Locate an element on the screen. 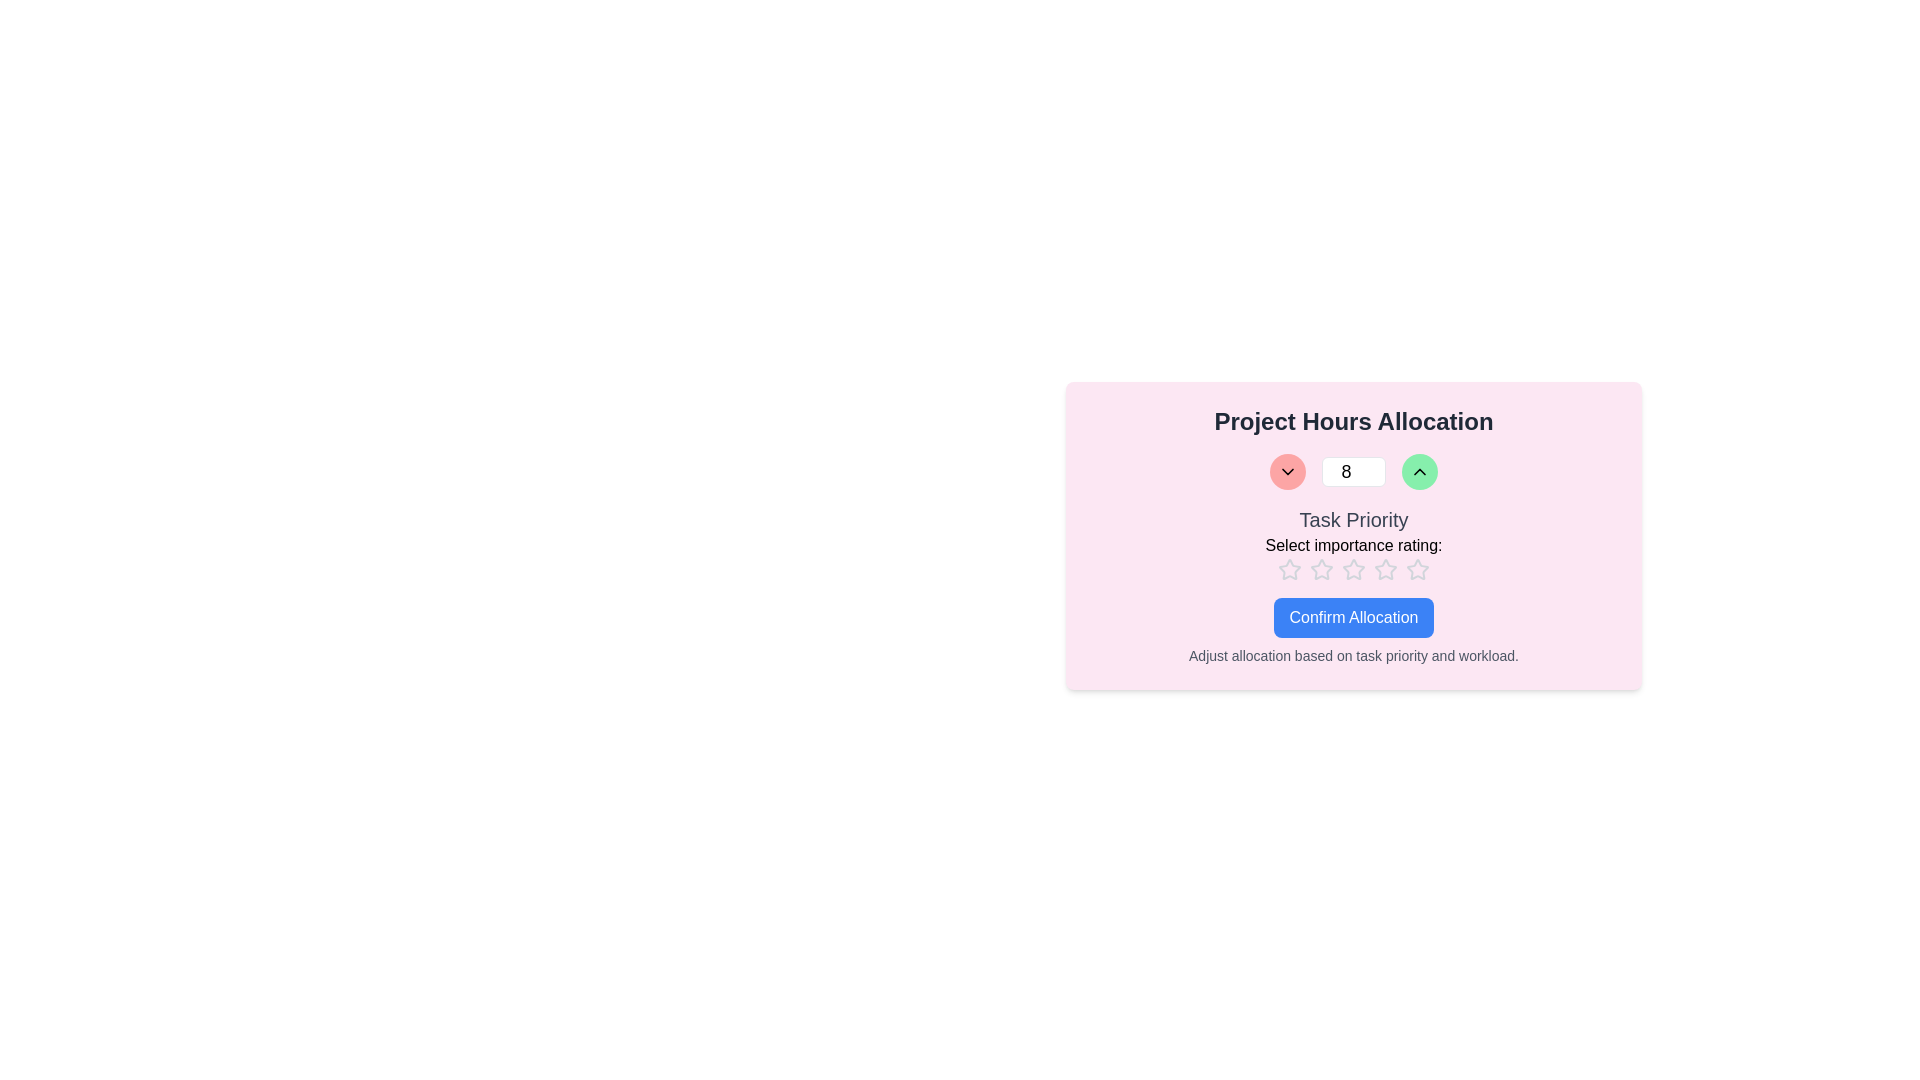 This screenshot has height=1080, width=1920. the sixth star icon in the rating system located in the 'Select importance rating:' section below the 'Task Priority' subsection to set the rating is located at coordinates (1385, 570).